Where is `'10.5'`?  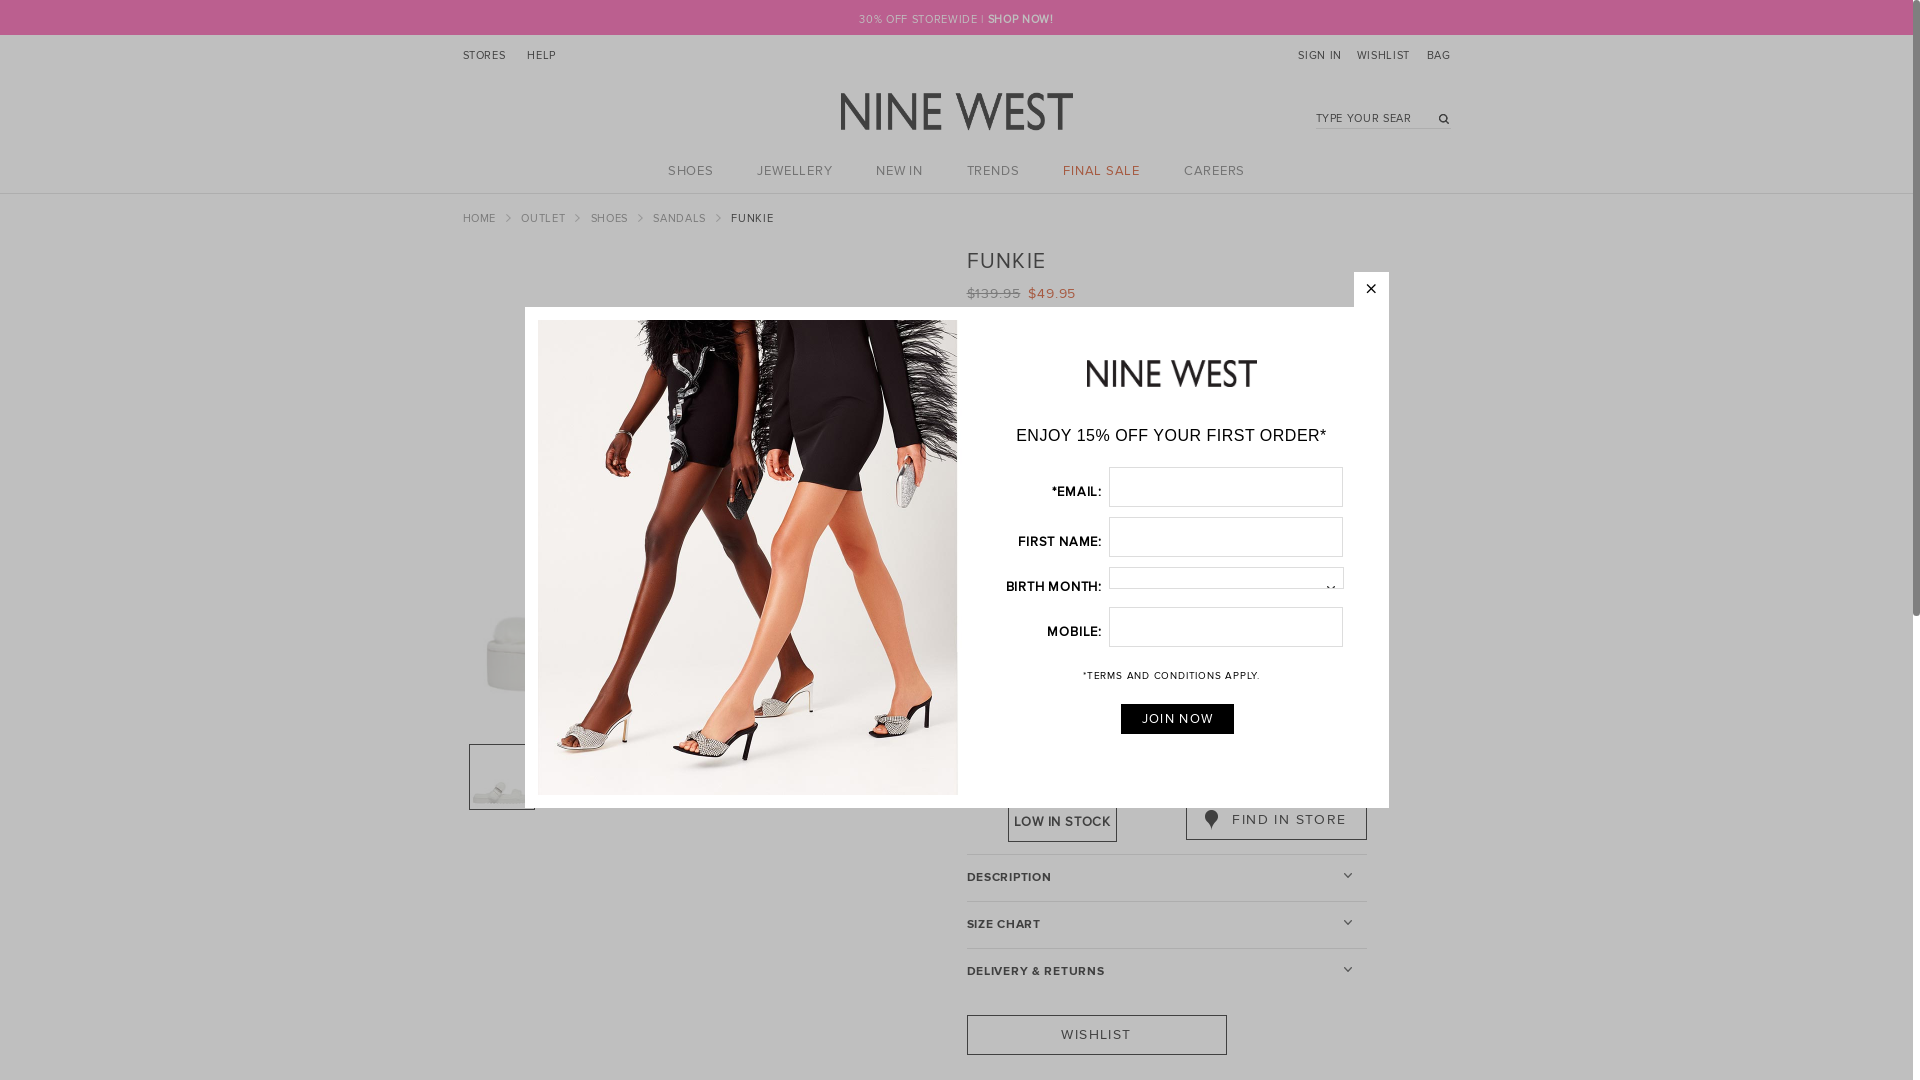
'10.5' is located at coordinates (1290, 524).